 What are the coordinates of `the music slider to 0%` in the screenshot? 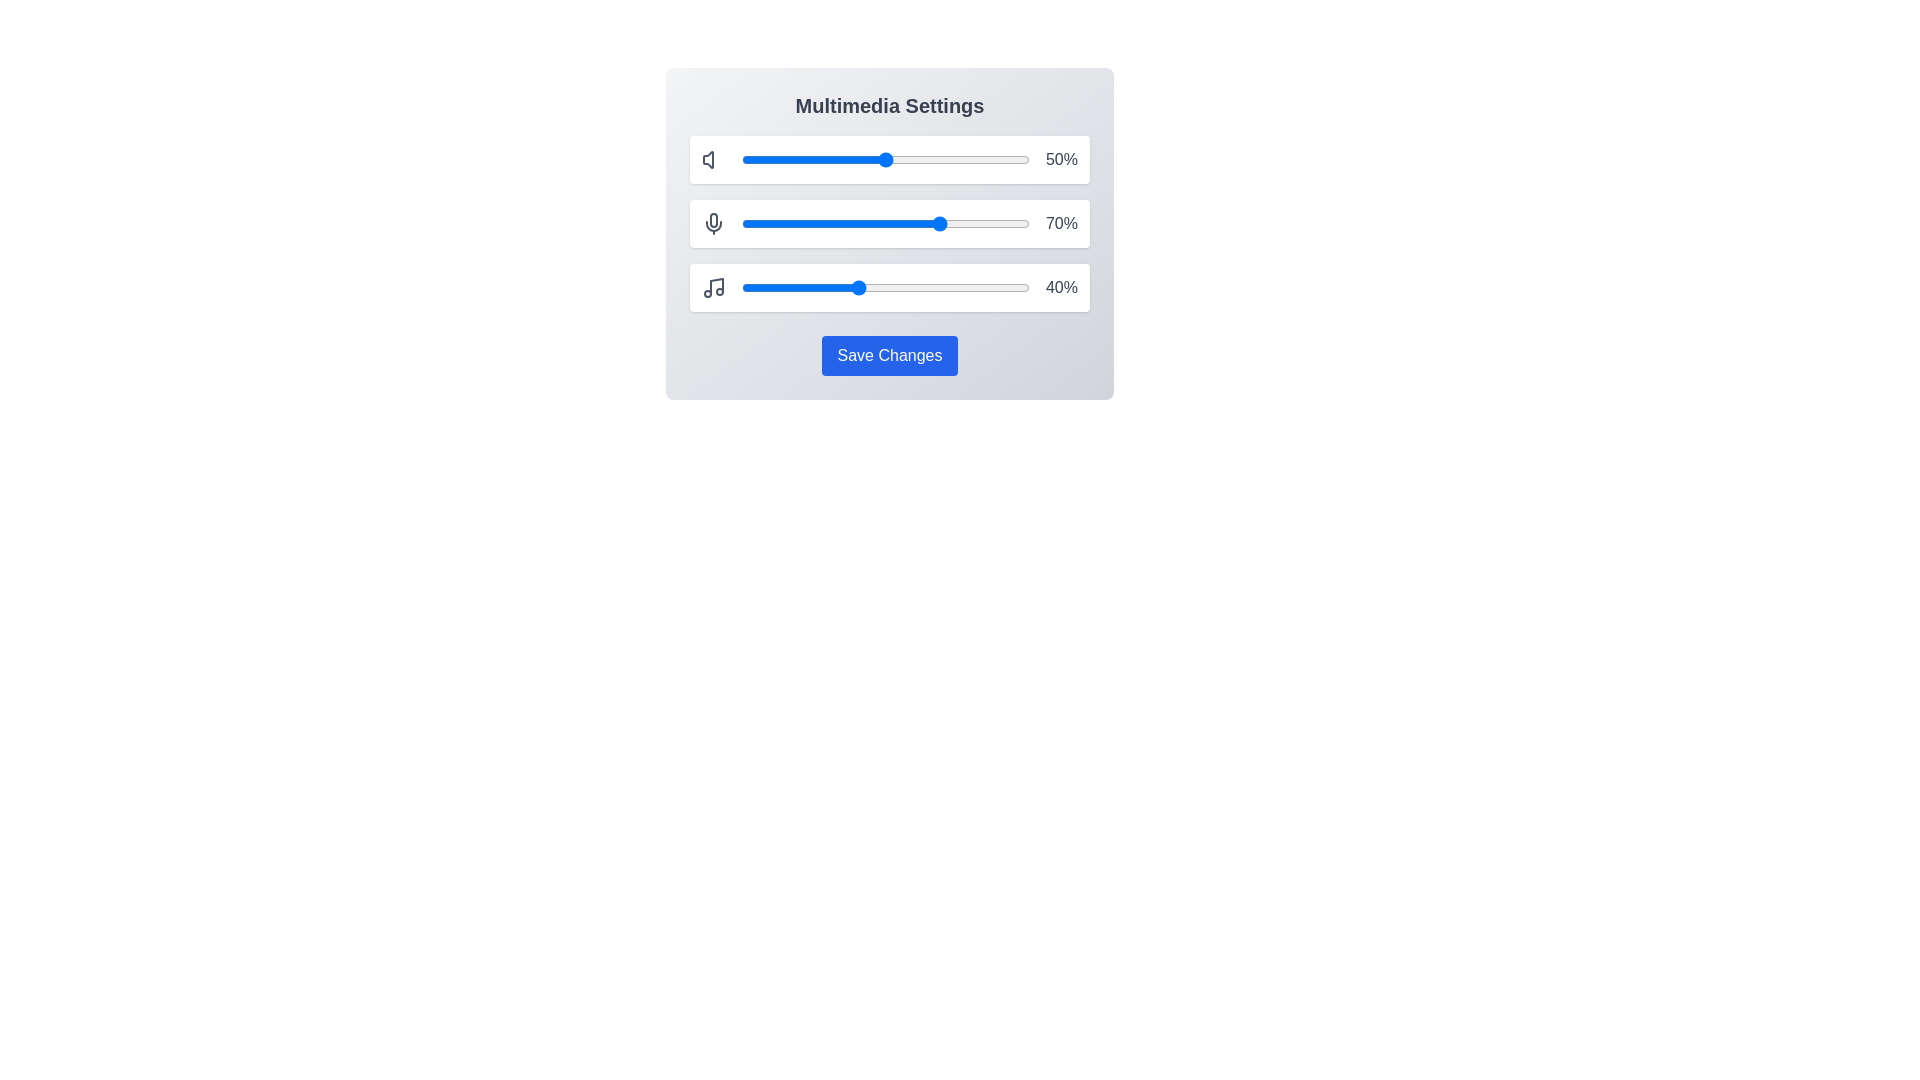 It's located at (741, 288).